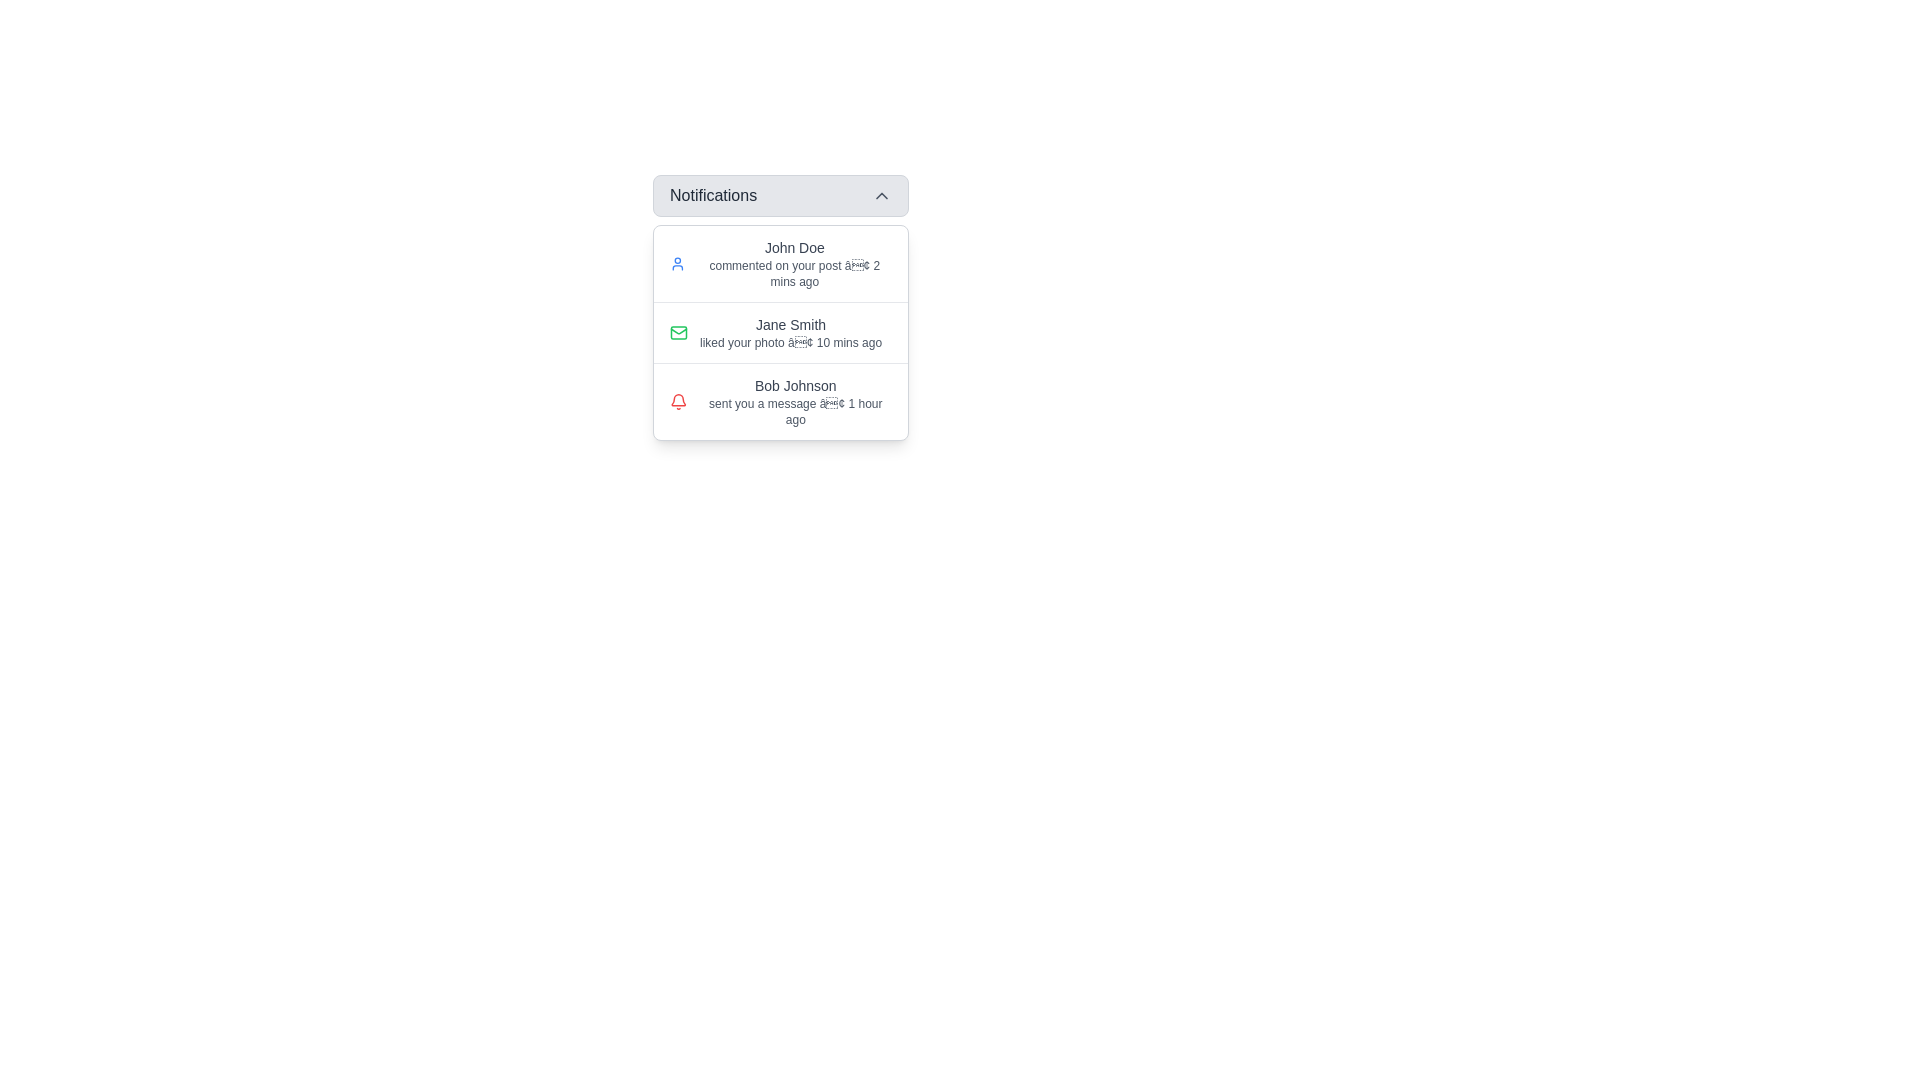 This screenshot has width=1920, height=1080. I want to click on notification details for 'Jane Smith liked your photo 10 minutes ago', which is the second item in the notifications list, so click(780, 331).